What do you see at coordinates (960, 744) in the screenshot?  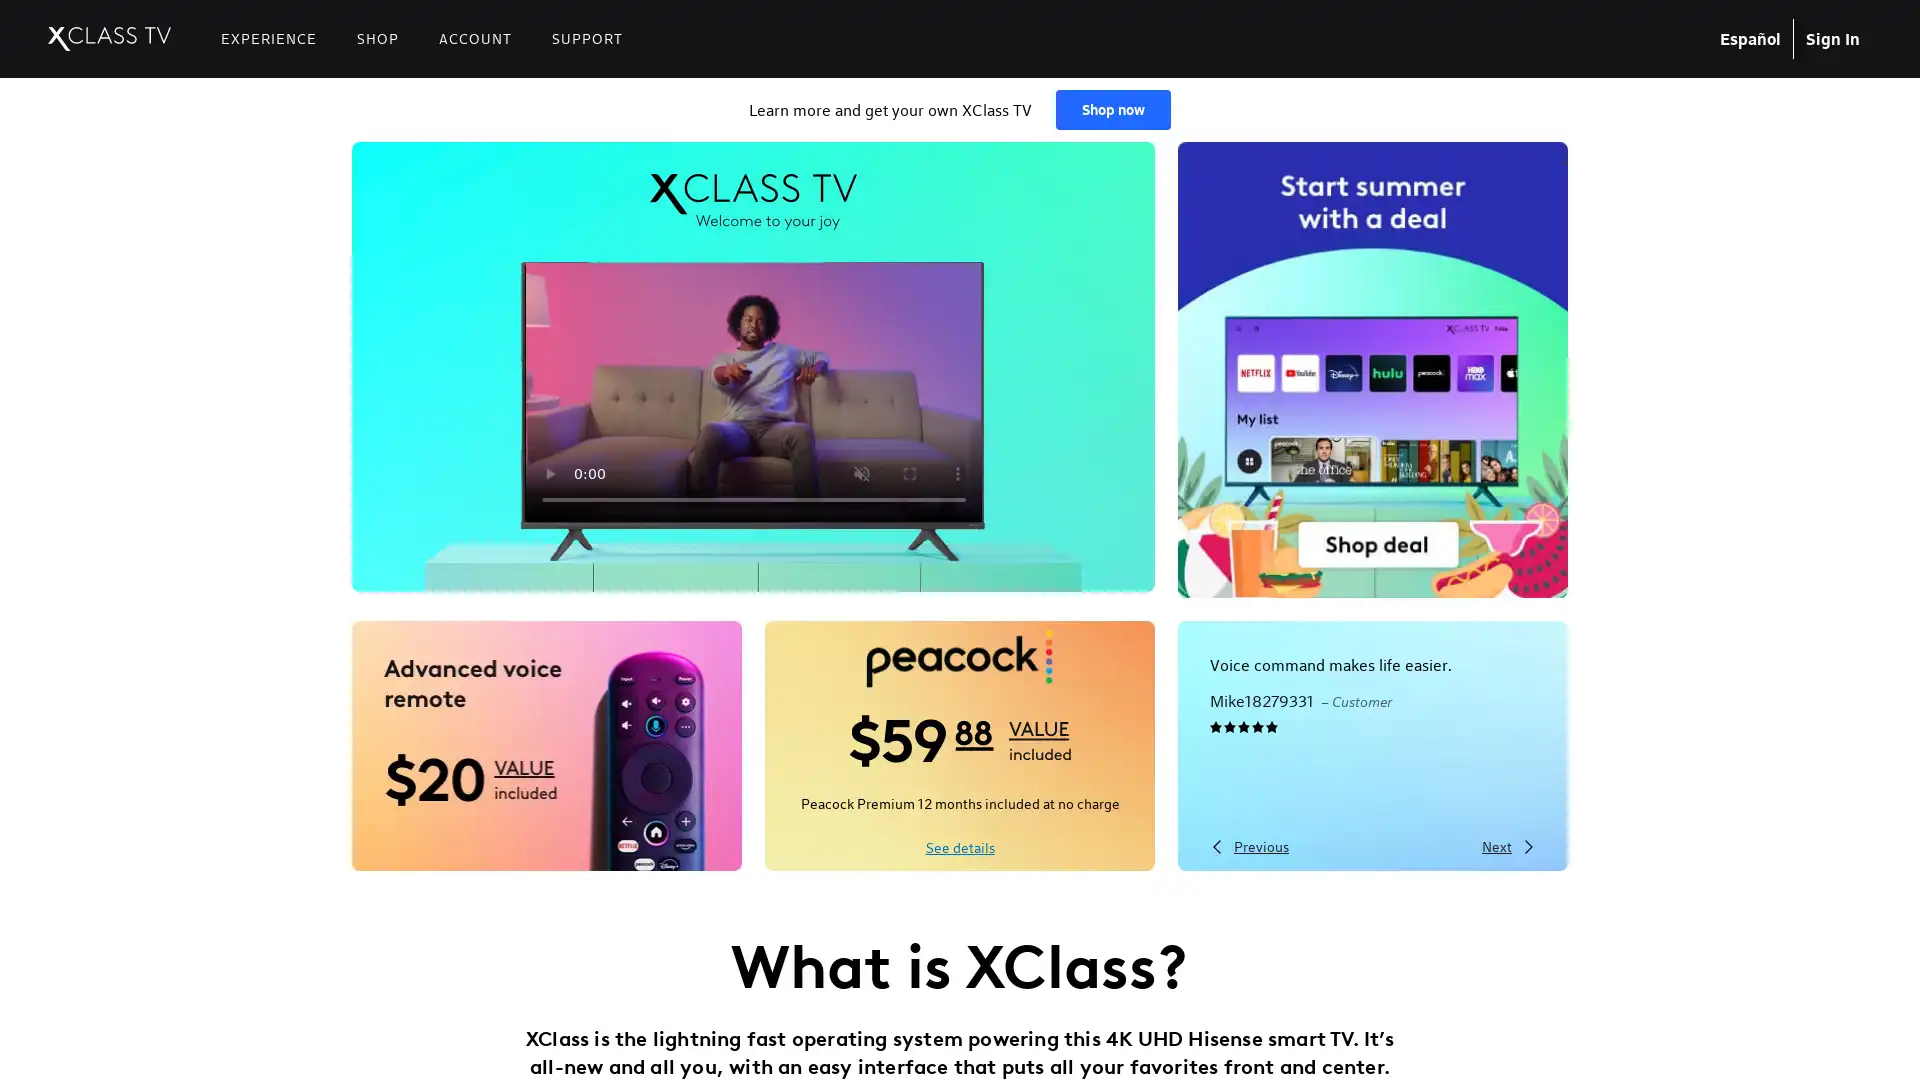 I see `Peacock logo $59.88 value included Peacock Premium 12 months included at no charge See details` at bounding box center [960, 744].